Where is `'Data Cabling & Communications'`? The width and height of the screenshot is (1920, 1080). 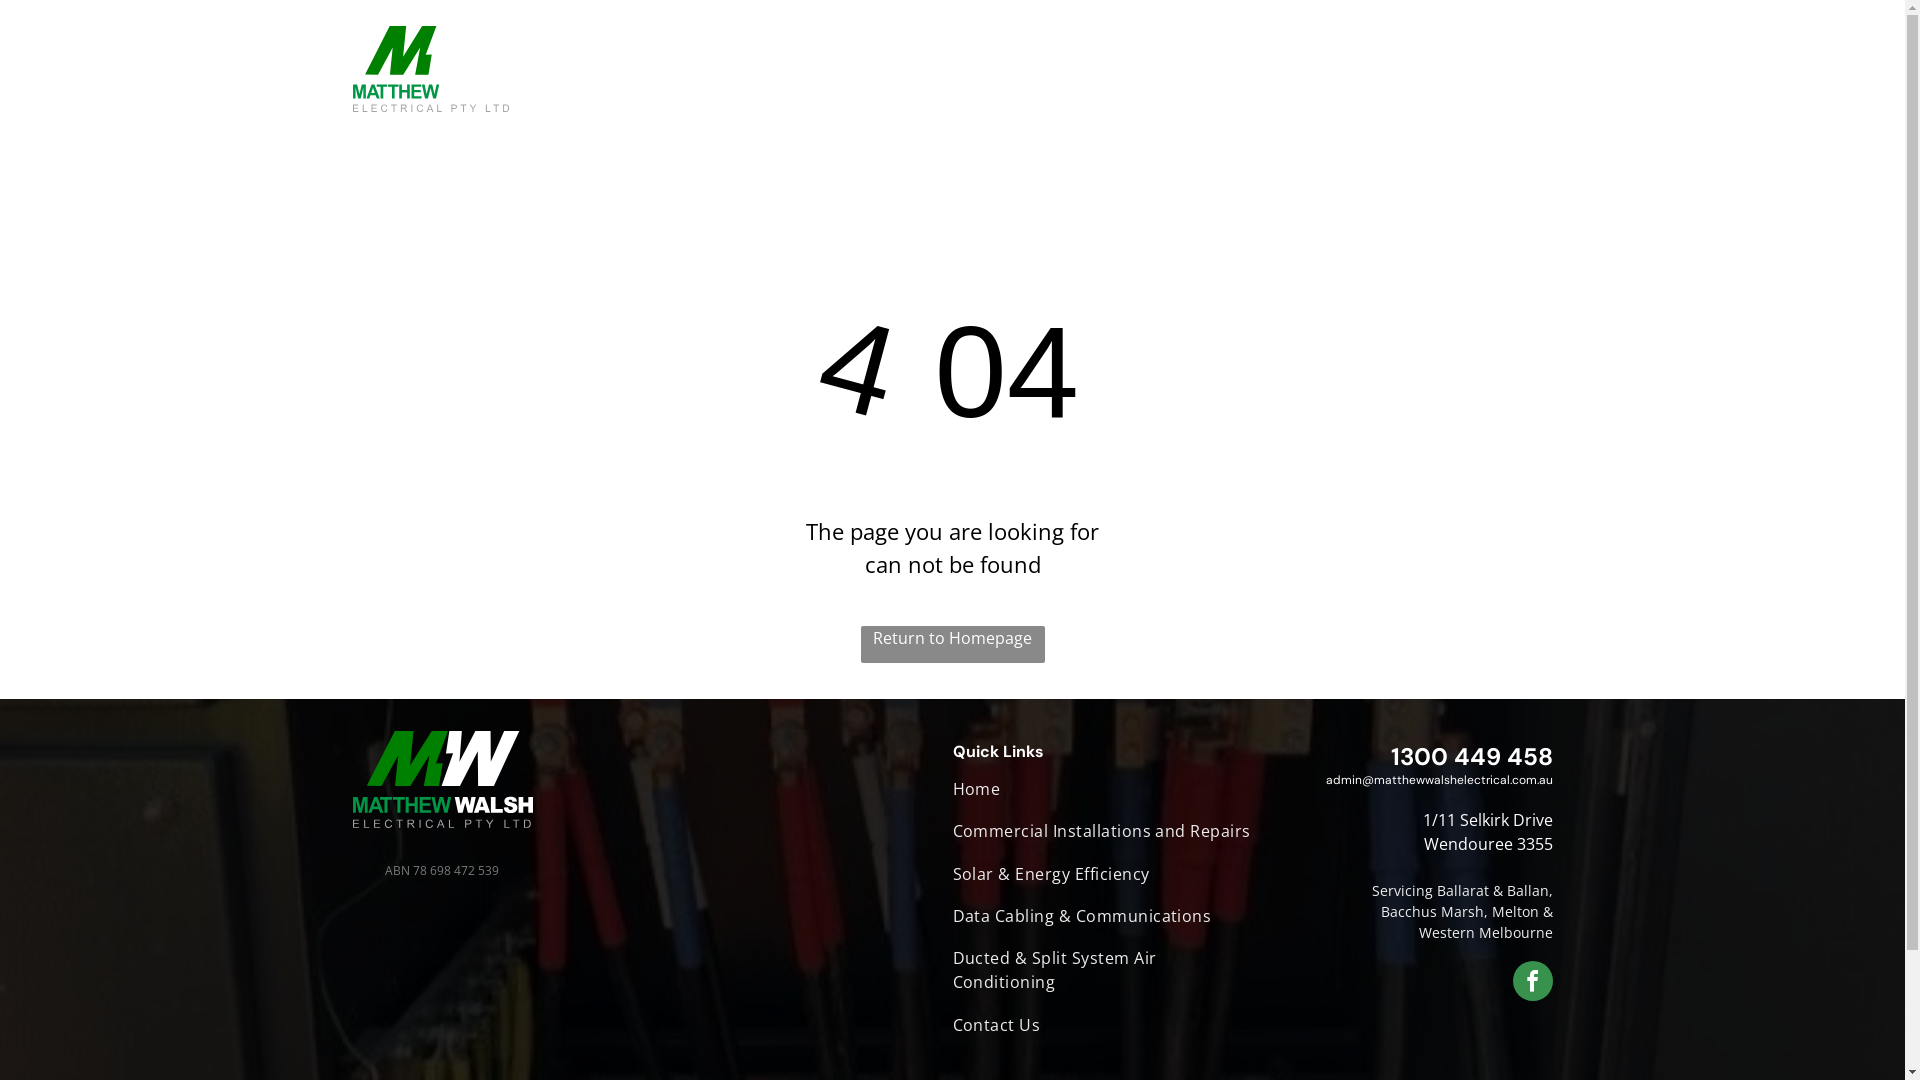 'Data Cabling & Communications' is located at coordinates (1101, 920).